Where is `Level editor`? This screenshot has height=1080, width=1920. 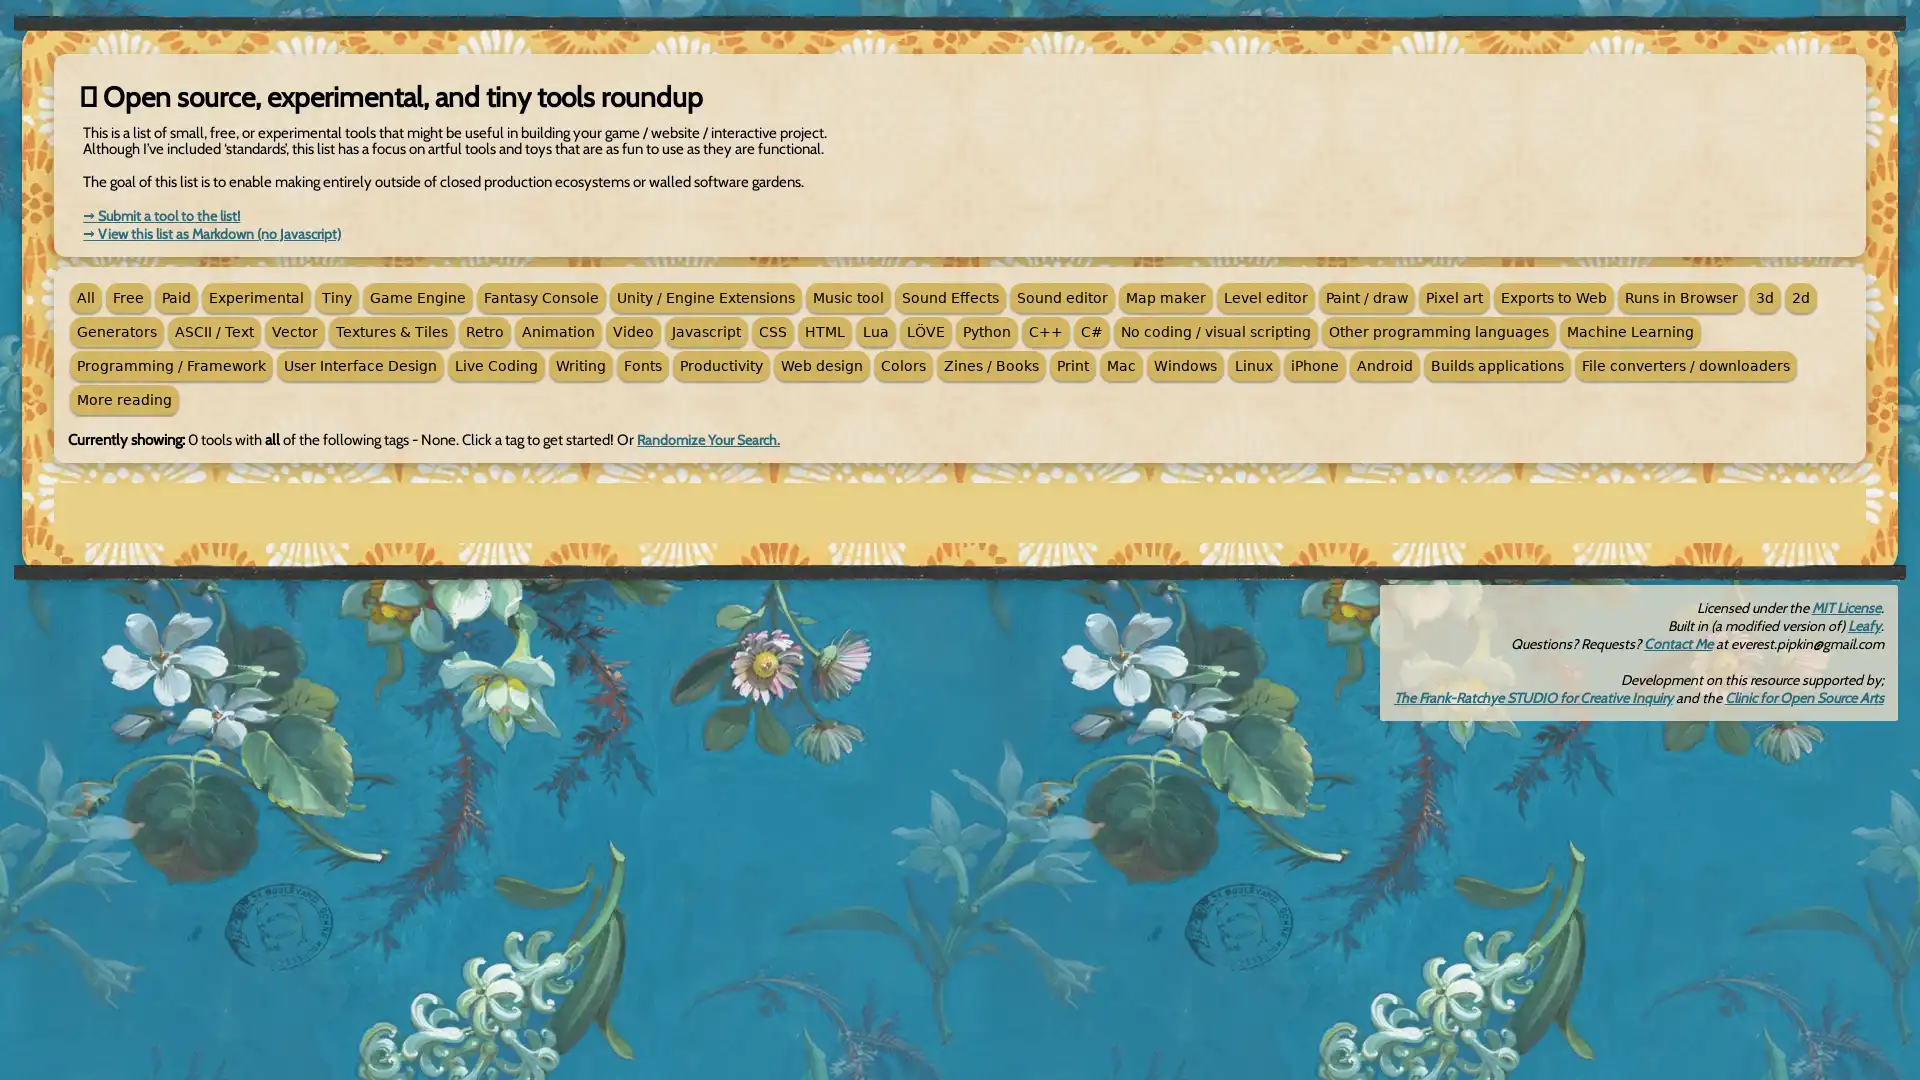 Level editor is located at coordinates (1265, 297).